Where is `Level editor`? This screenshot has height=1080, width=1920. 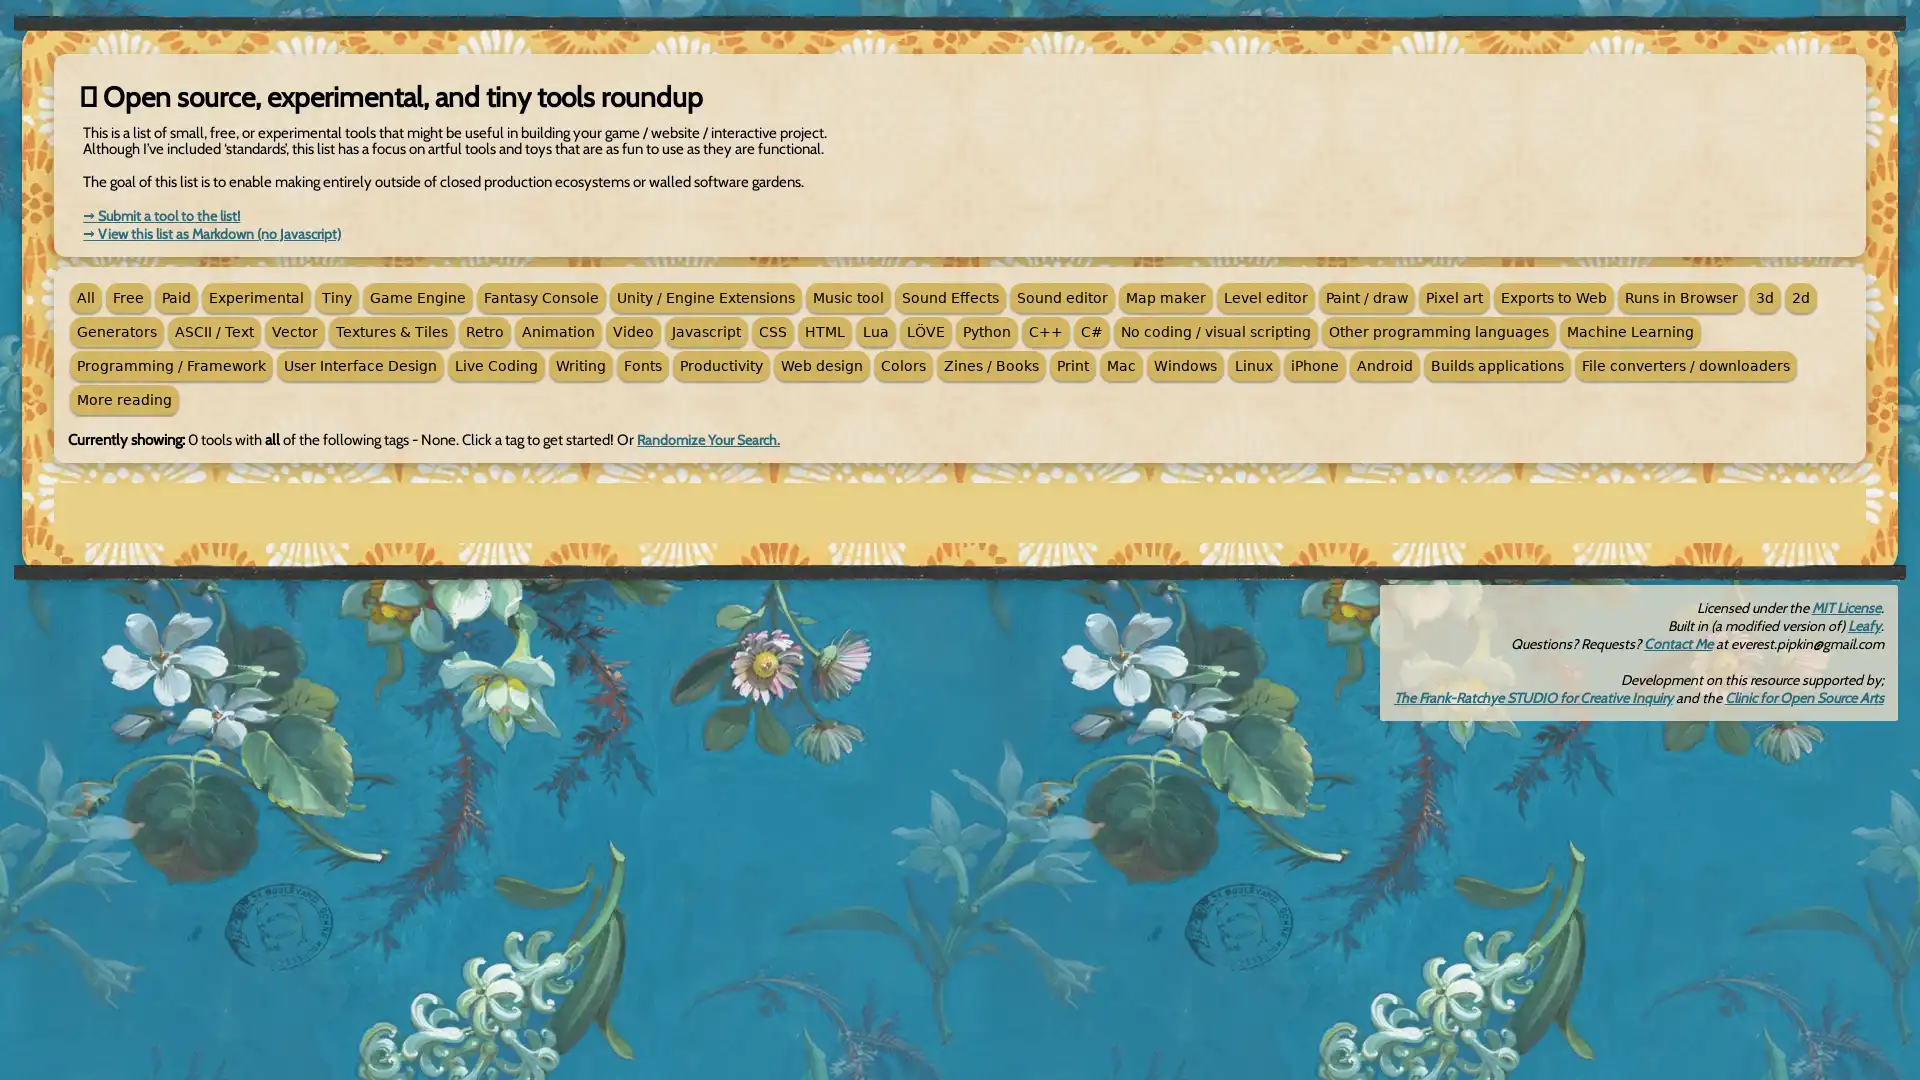 Level editor is located at coordinates (1265, 297).